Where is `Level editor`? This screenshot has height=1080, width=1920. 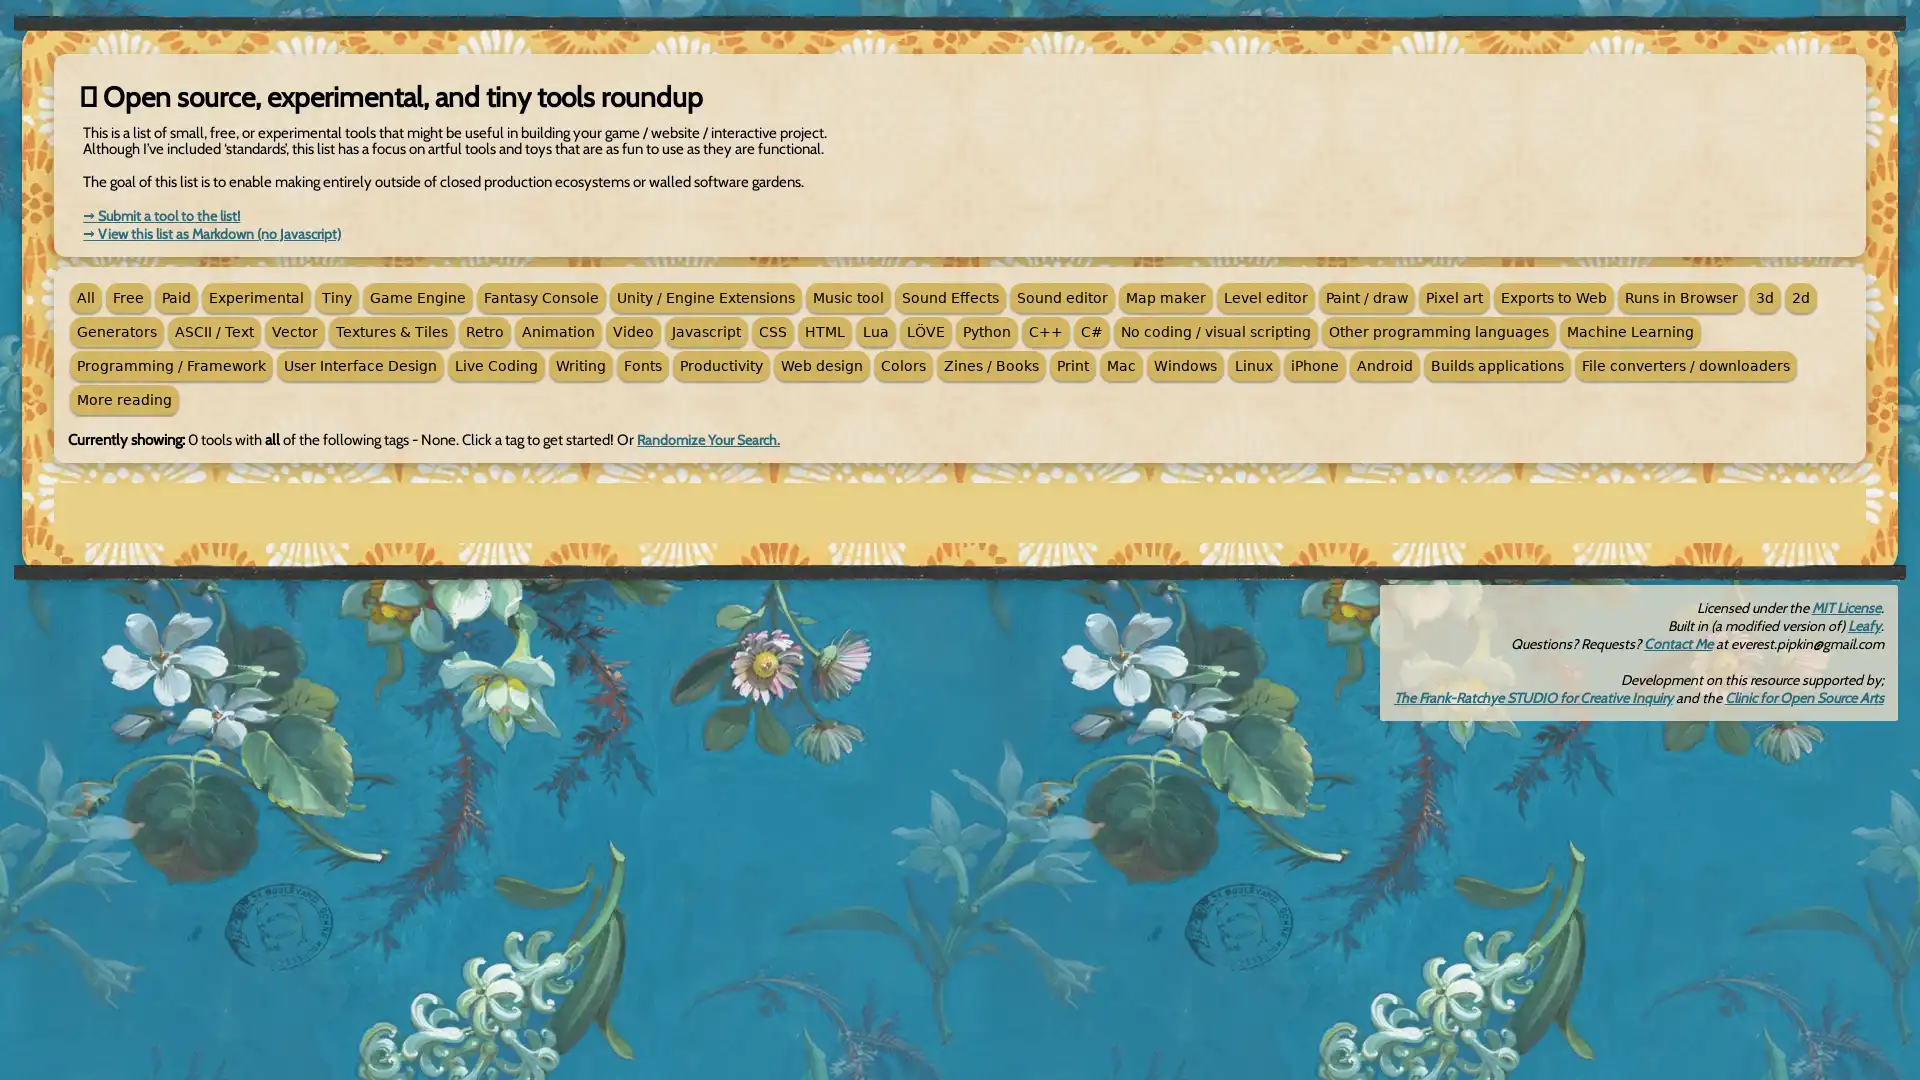 Level editor is located at coordinates (1265, 297).